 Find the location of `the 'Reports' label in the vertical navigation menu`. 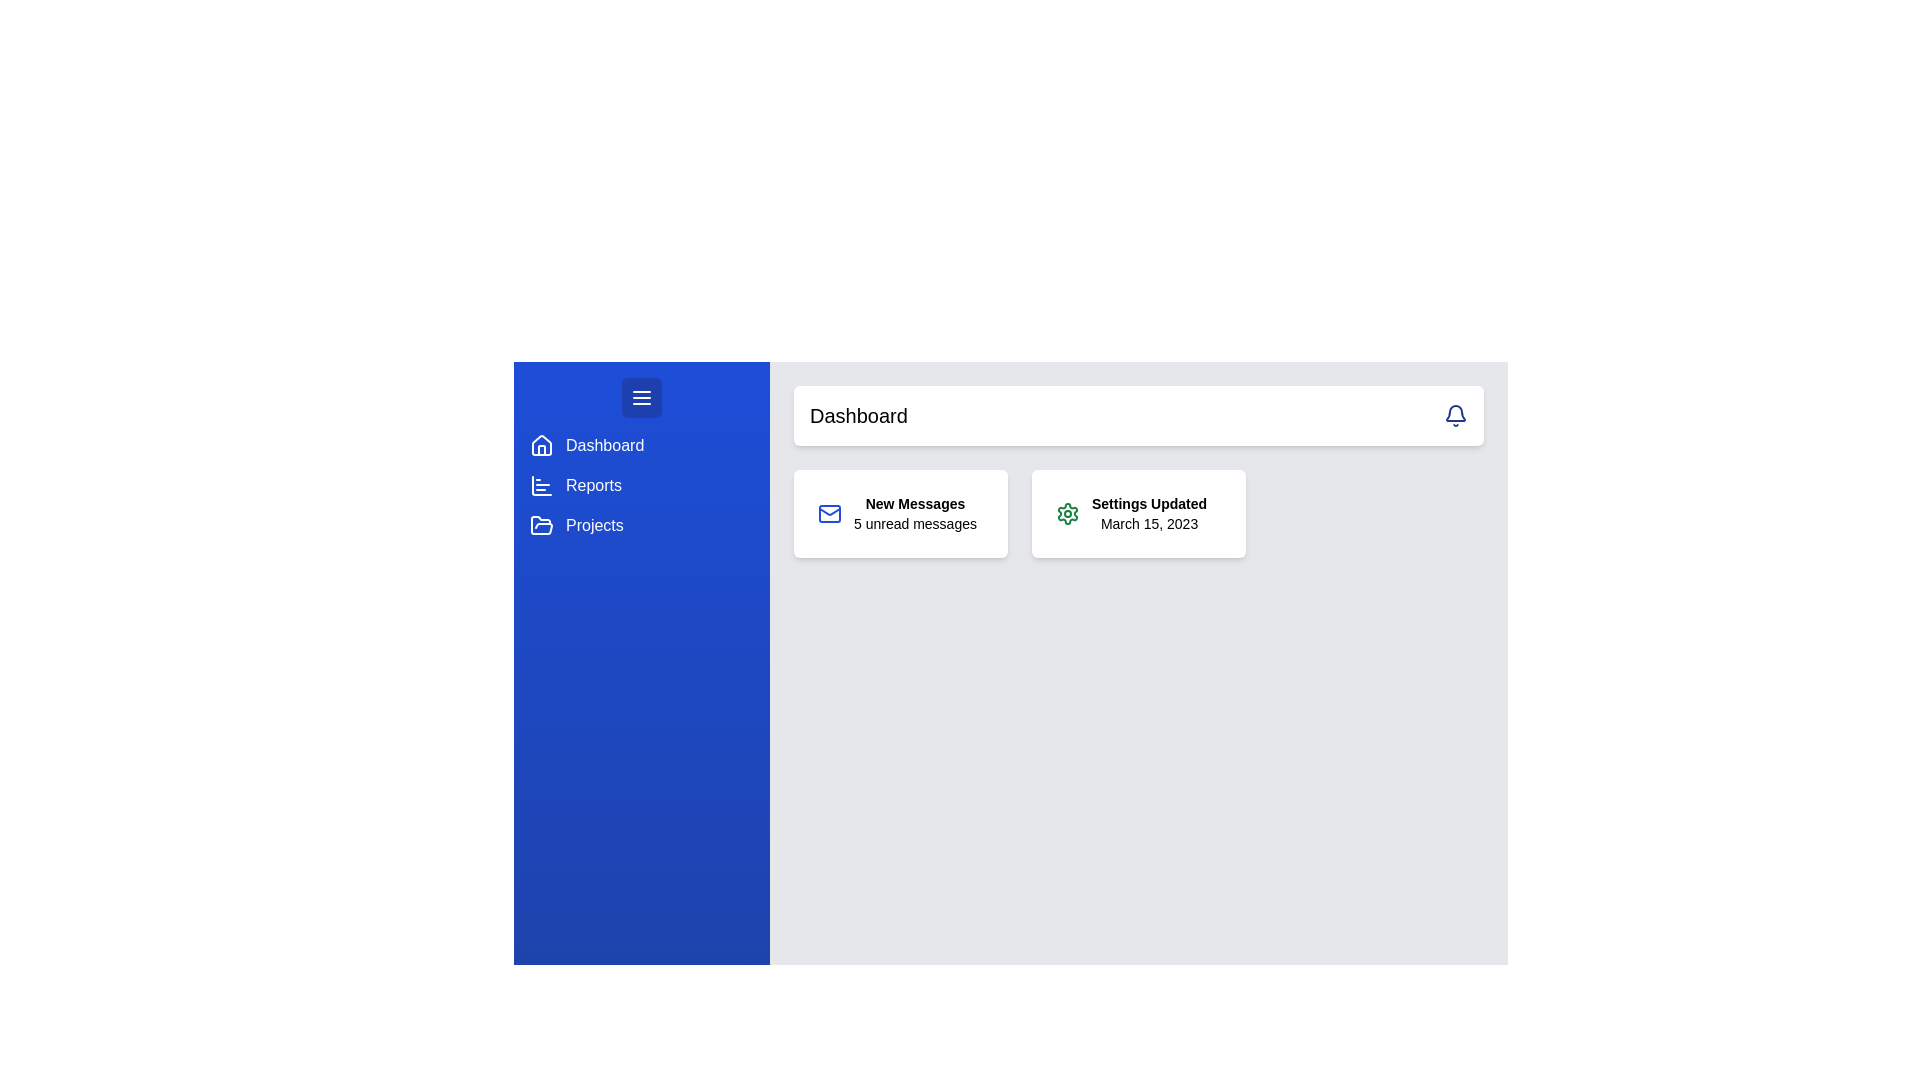

the 'Reports' label in the vertical navigation menu is located at coordinates (593, 486).